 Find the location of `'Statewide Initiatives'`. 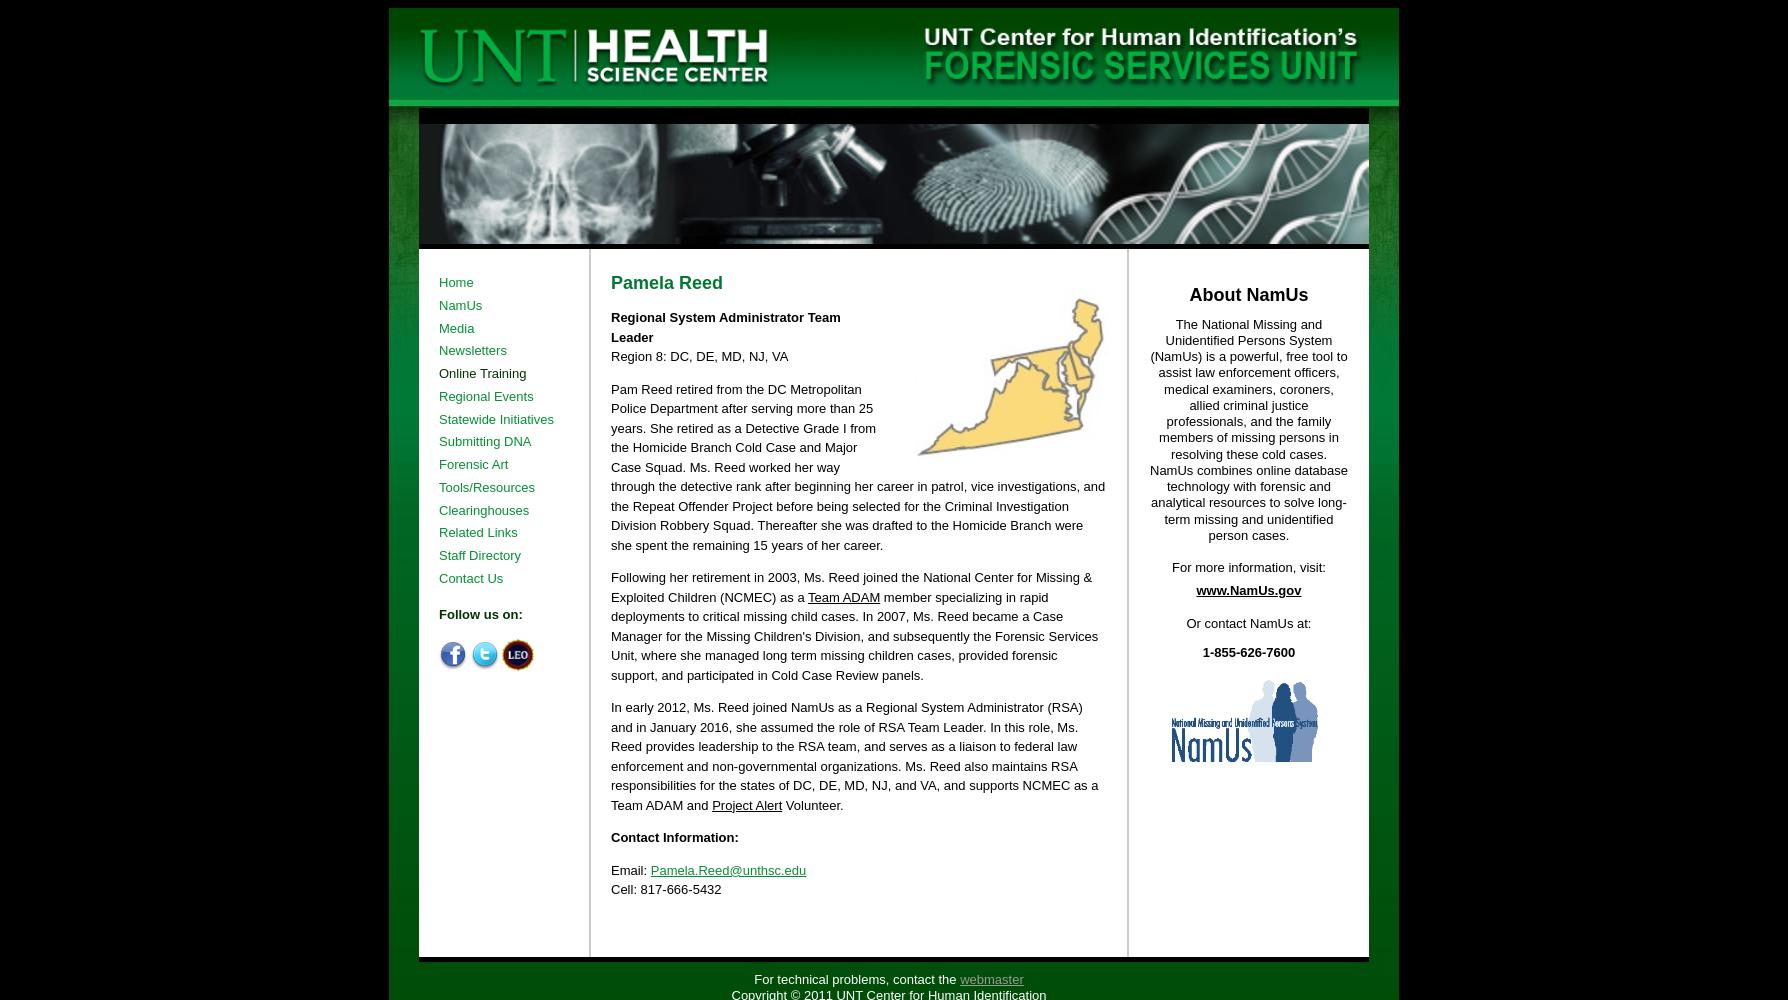

'Statewide Initiatives' is located at coordinates (437, 418).